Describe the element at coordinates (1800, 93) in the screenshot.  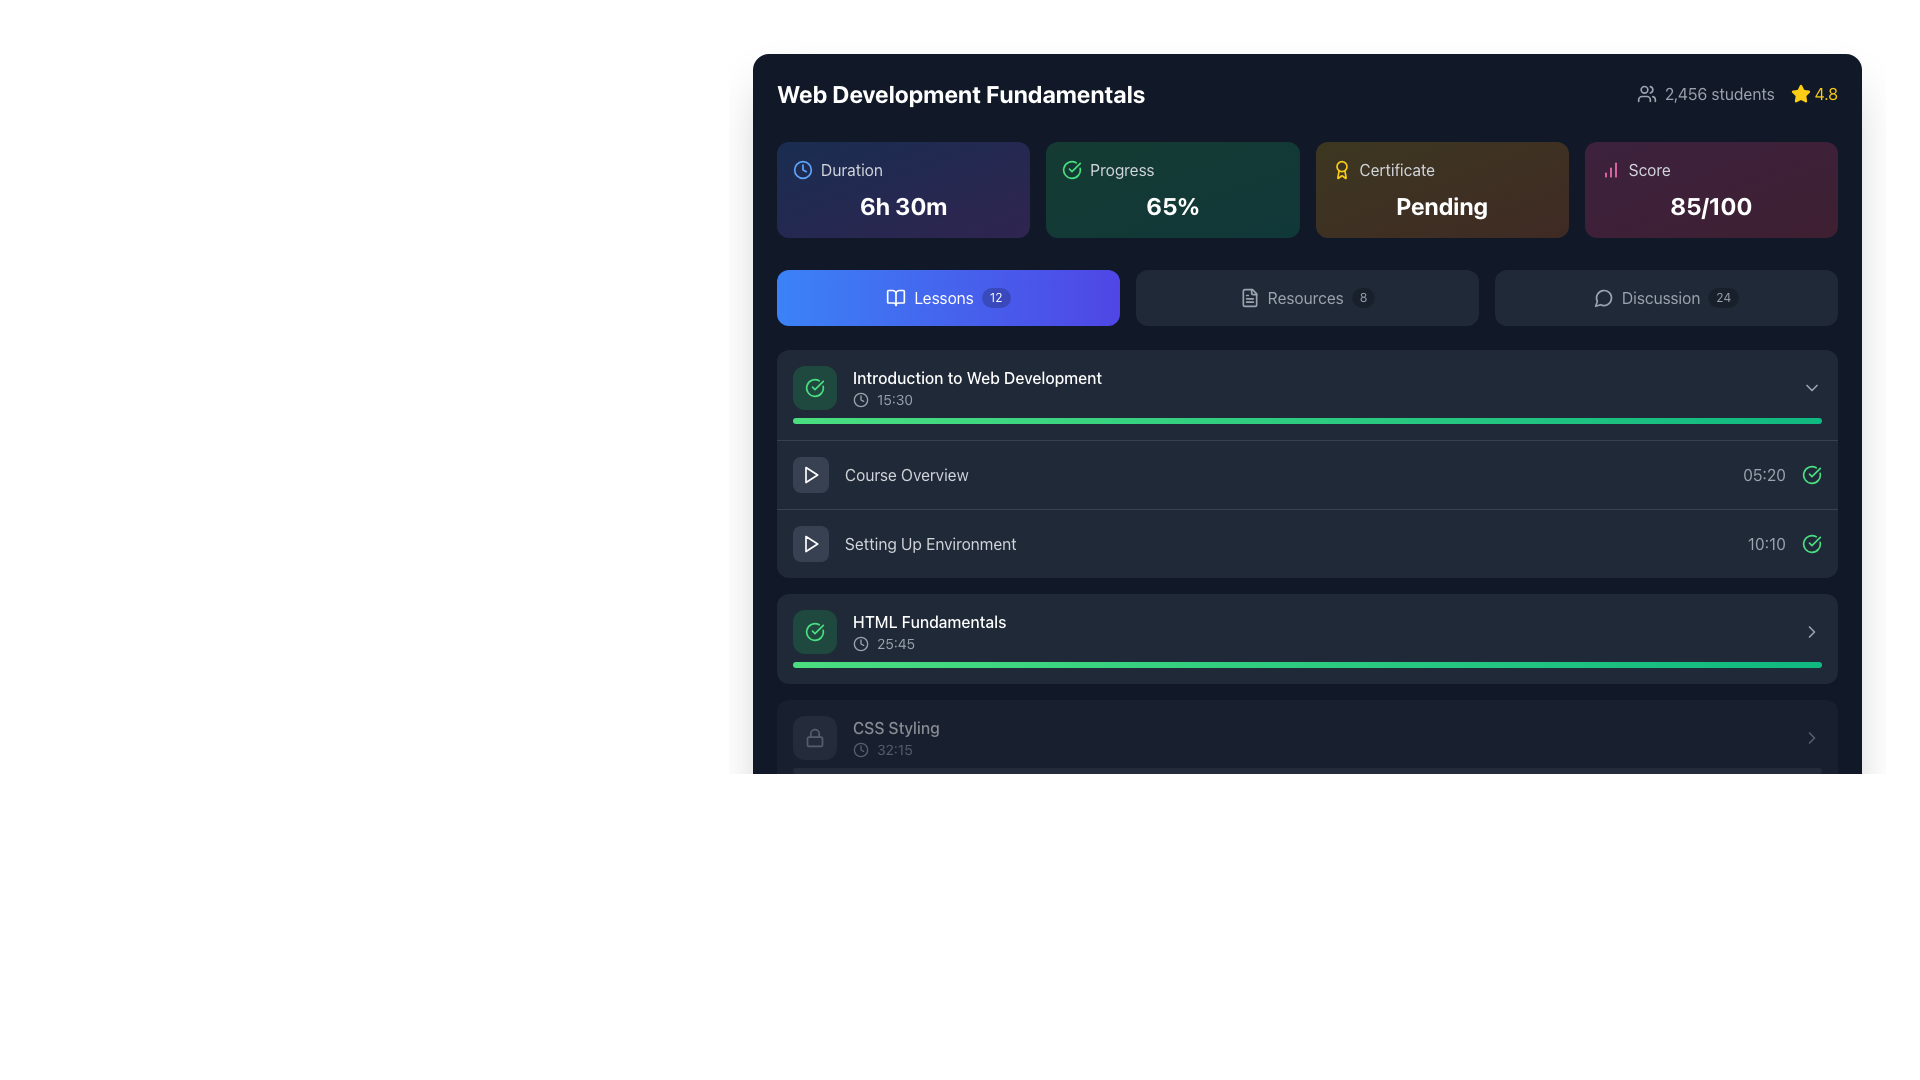
I see `the star-shaped yellow icon that indicates a rating of '4.8', located in the top-right corner of the interface` at that location.